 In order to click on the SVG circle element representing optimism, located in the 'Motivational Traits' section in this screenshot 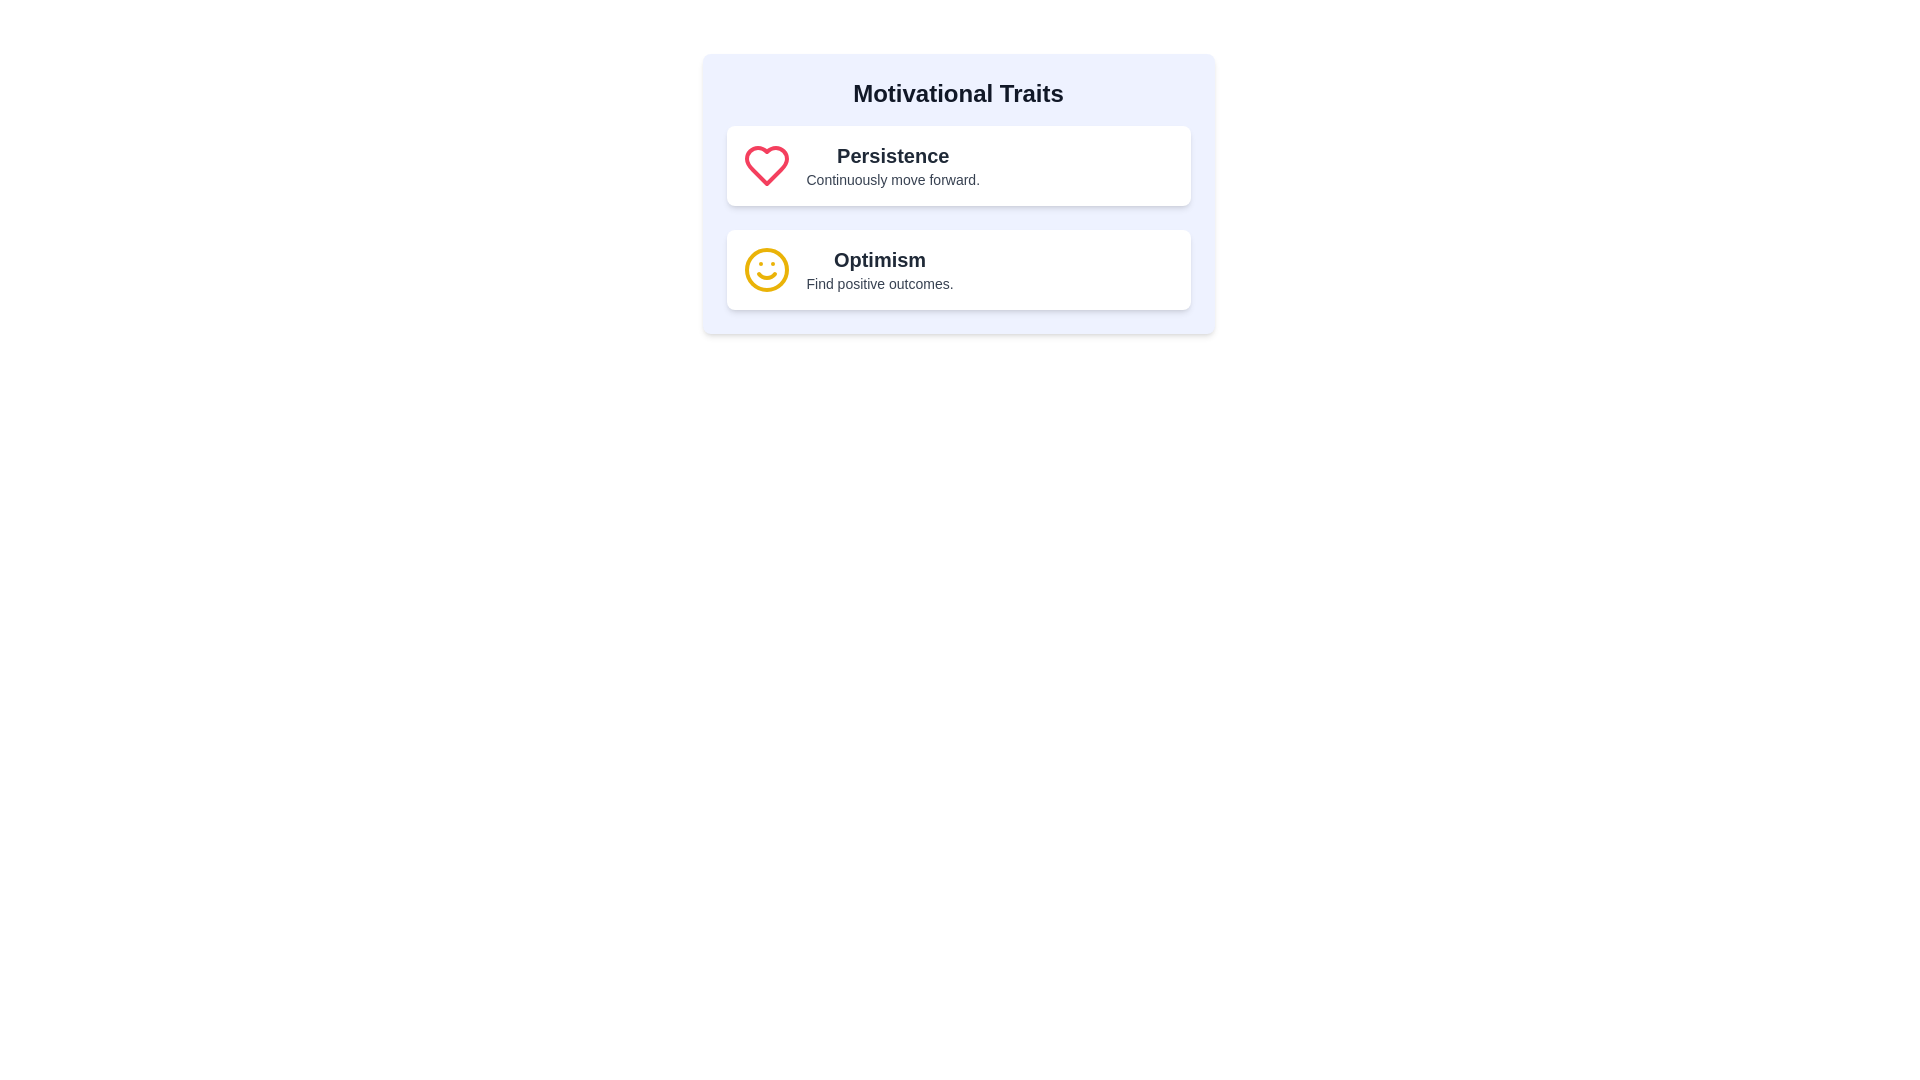, I will do `click(765, 270)`.